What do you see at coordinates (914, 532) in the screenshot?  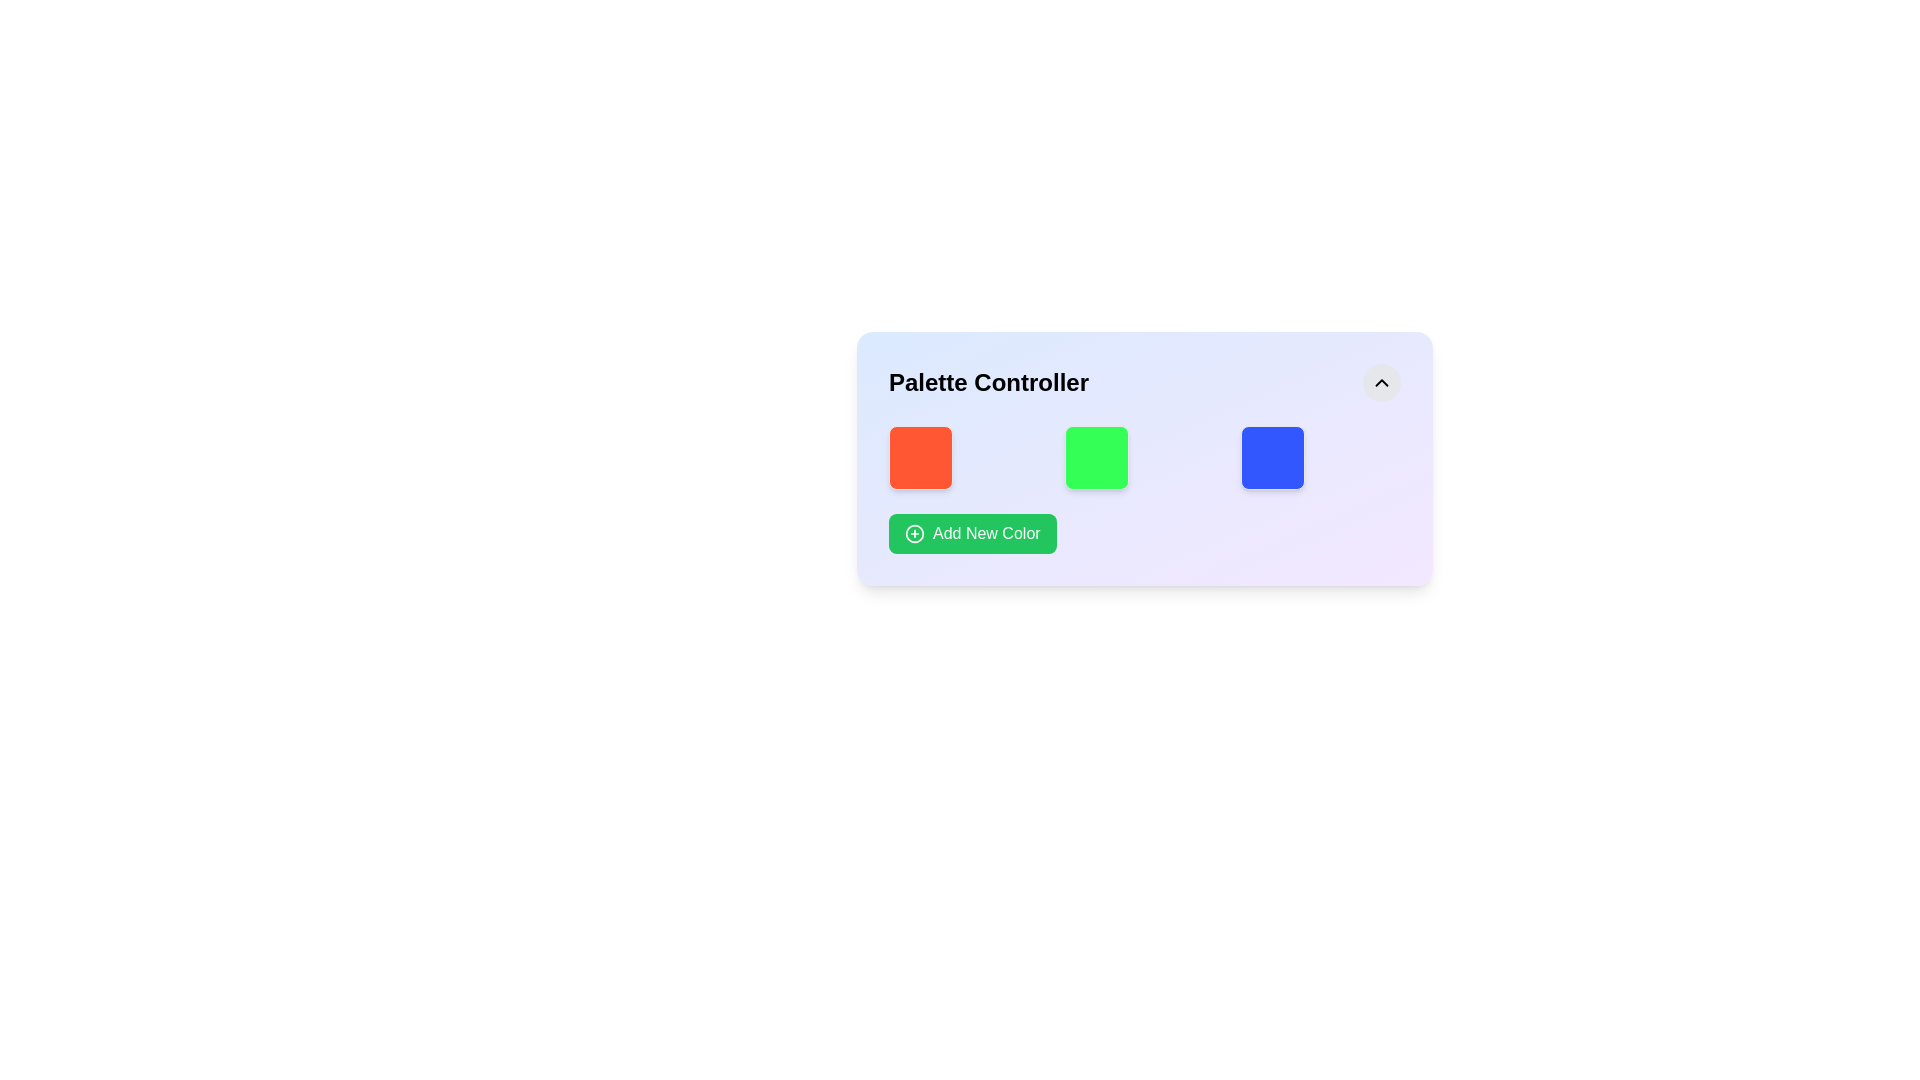 I see `the circular SVG element representing the '+' symbol, which is styled in green and located within the 'Add New Color' button` at bounding box center [914, 532].